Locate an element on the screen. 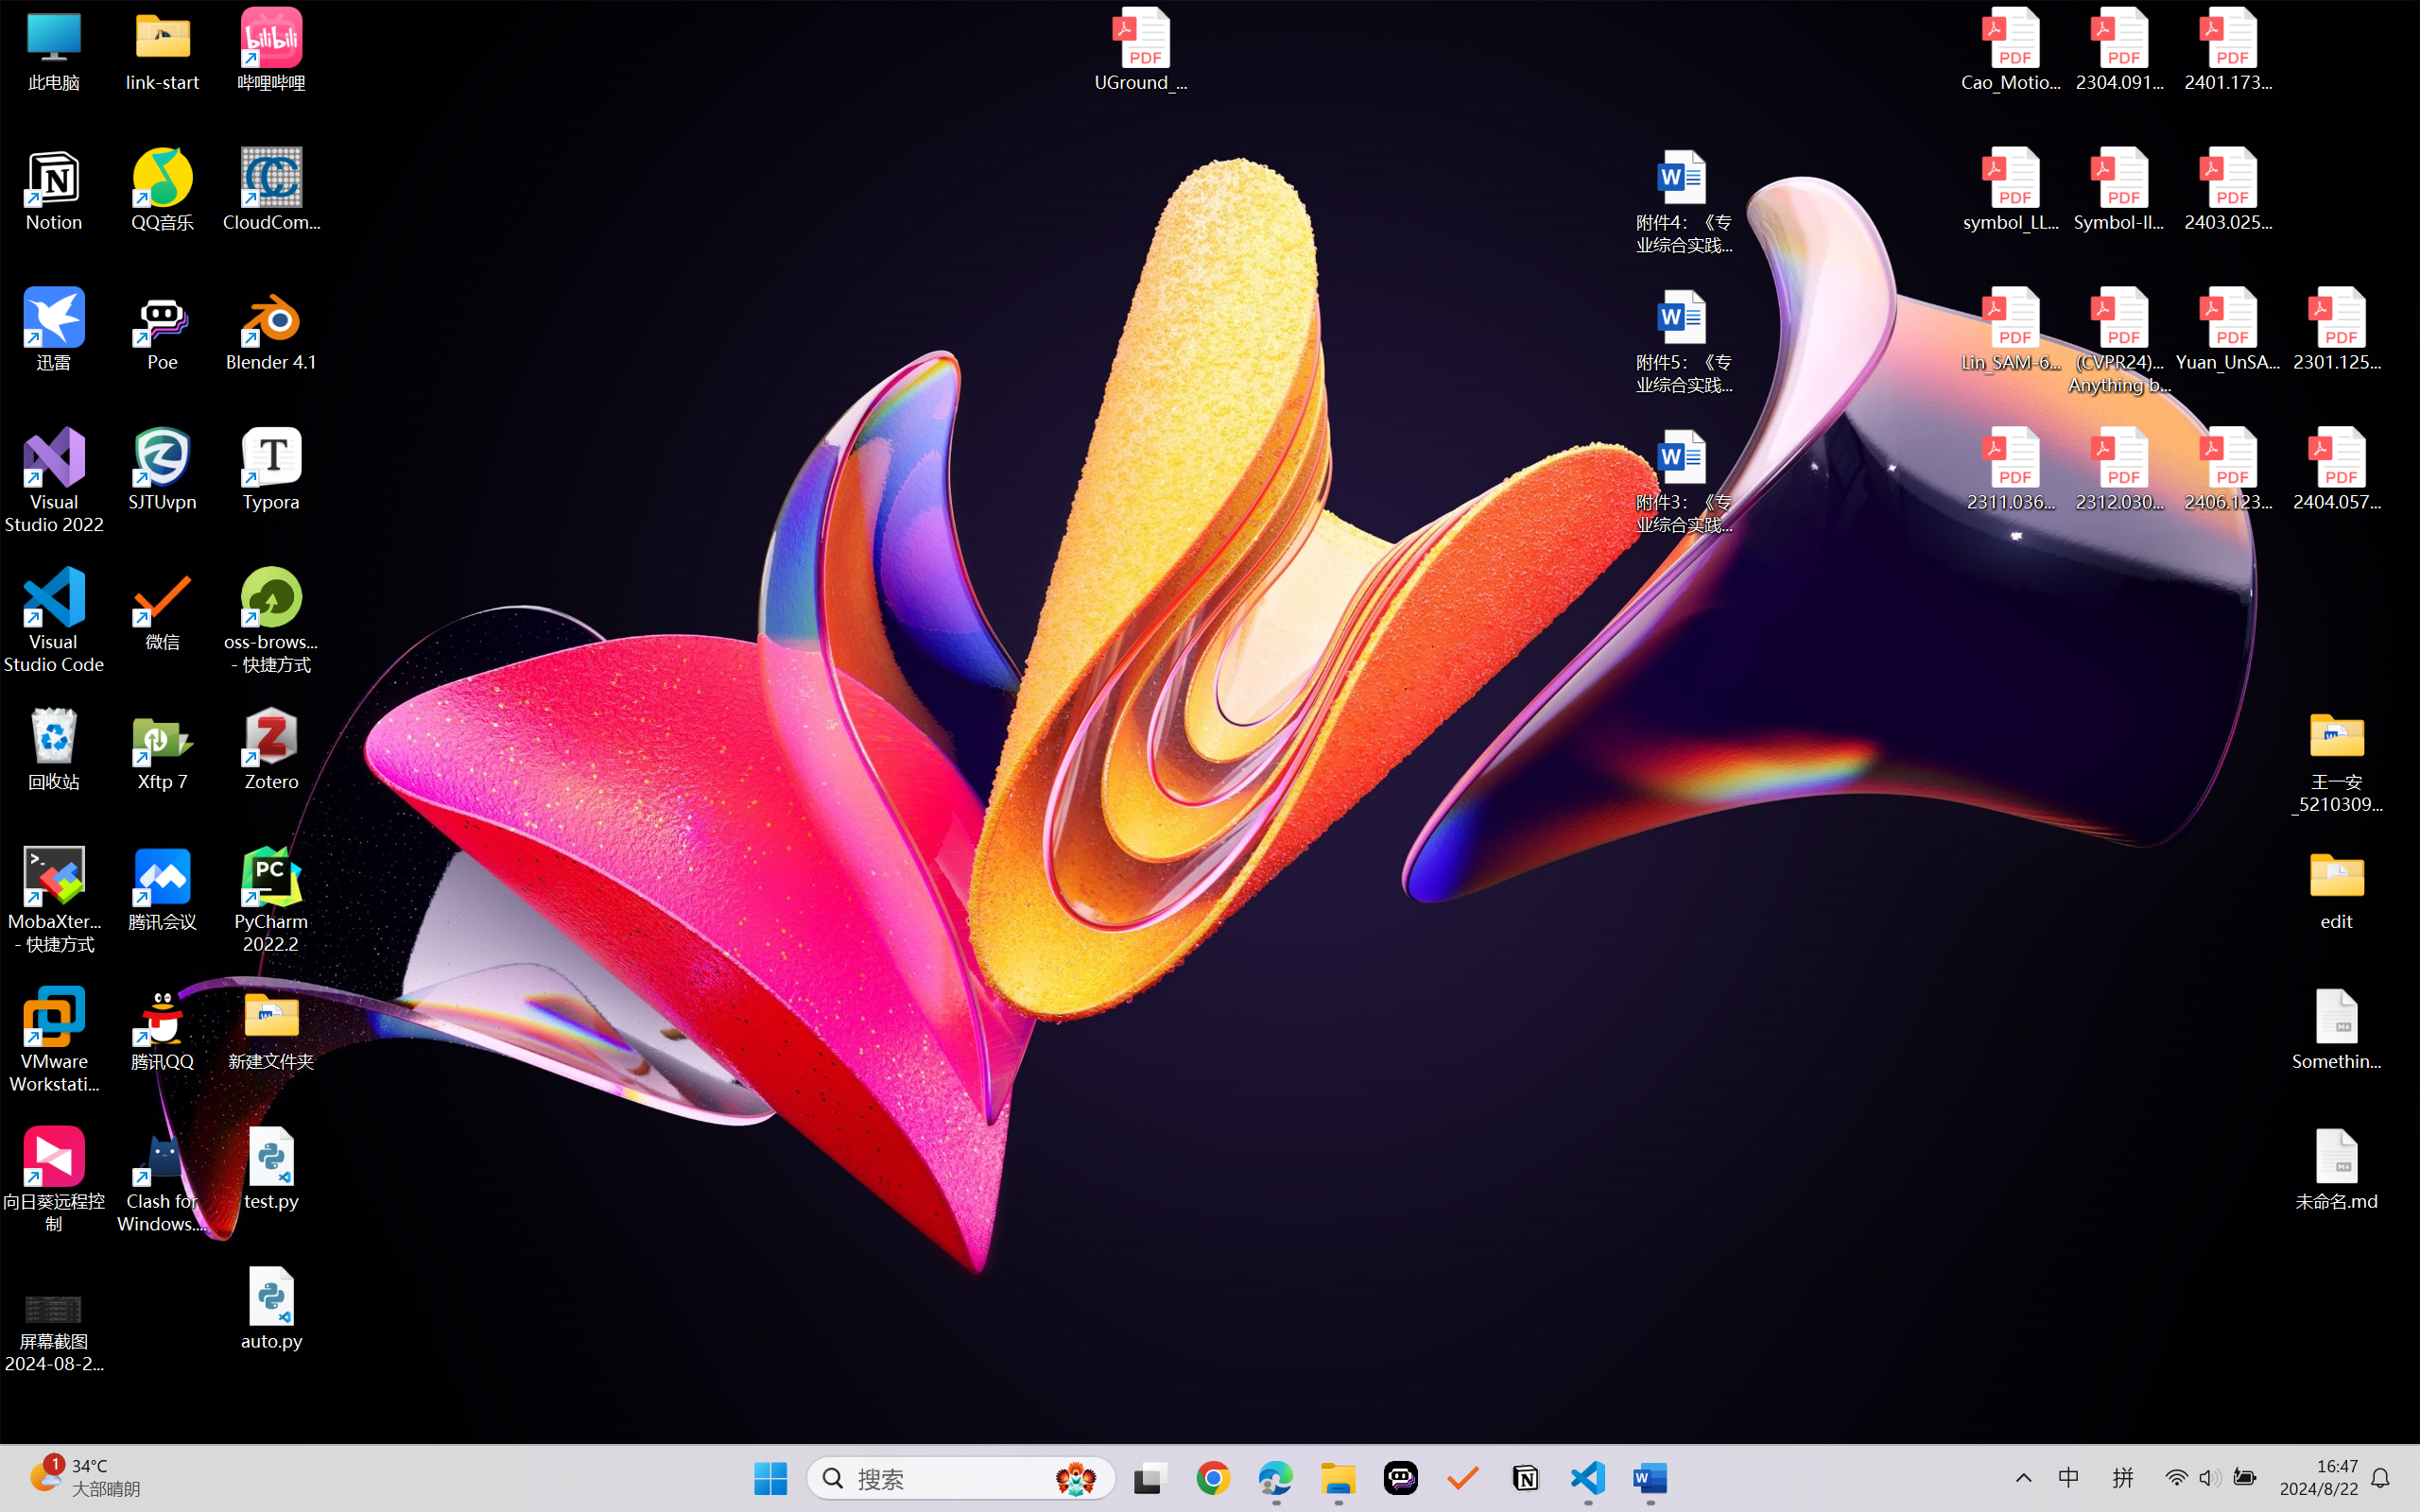 The image size is (2420, 1512). 'Symbol-llm-v2.pdf' is located at coordinates (2118, 190).